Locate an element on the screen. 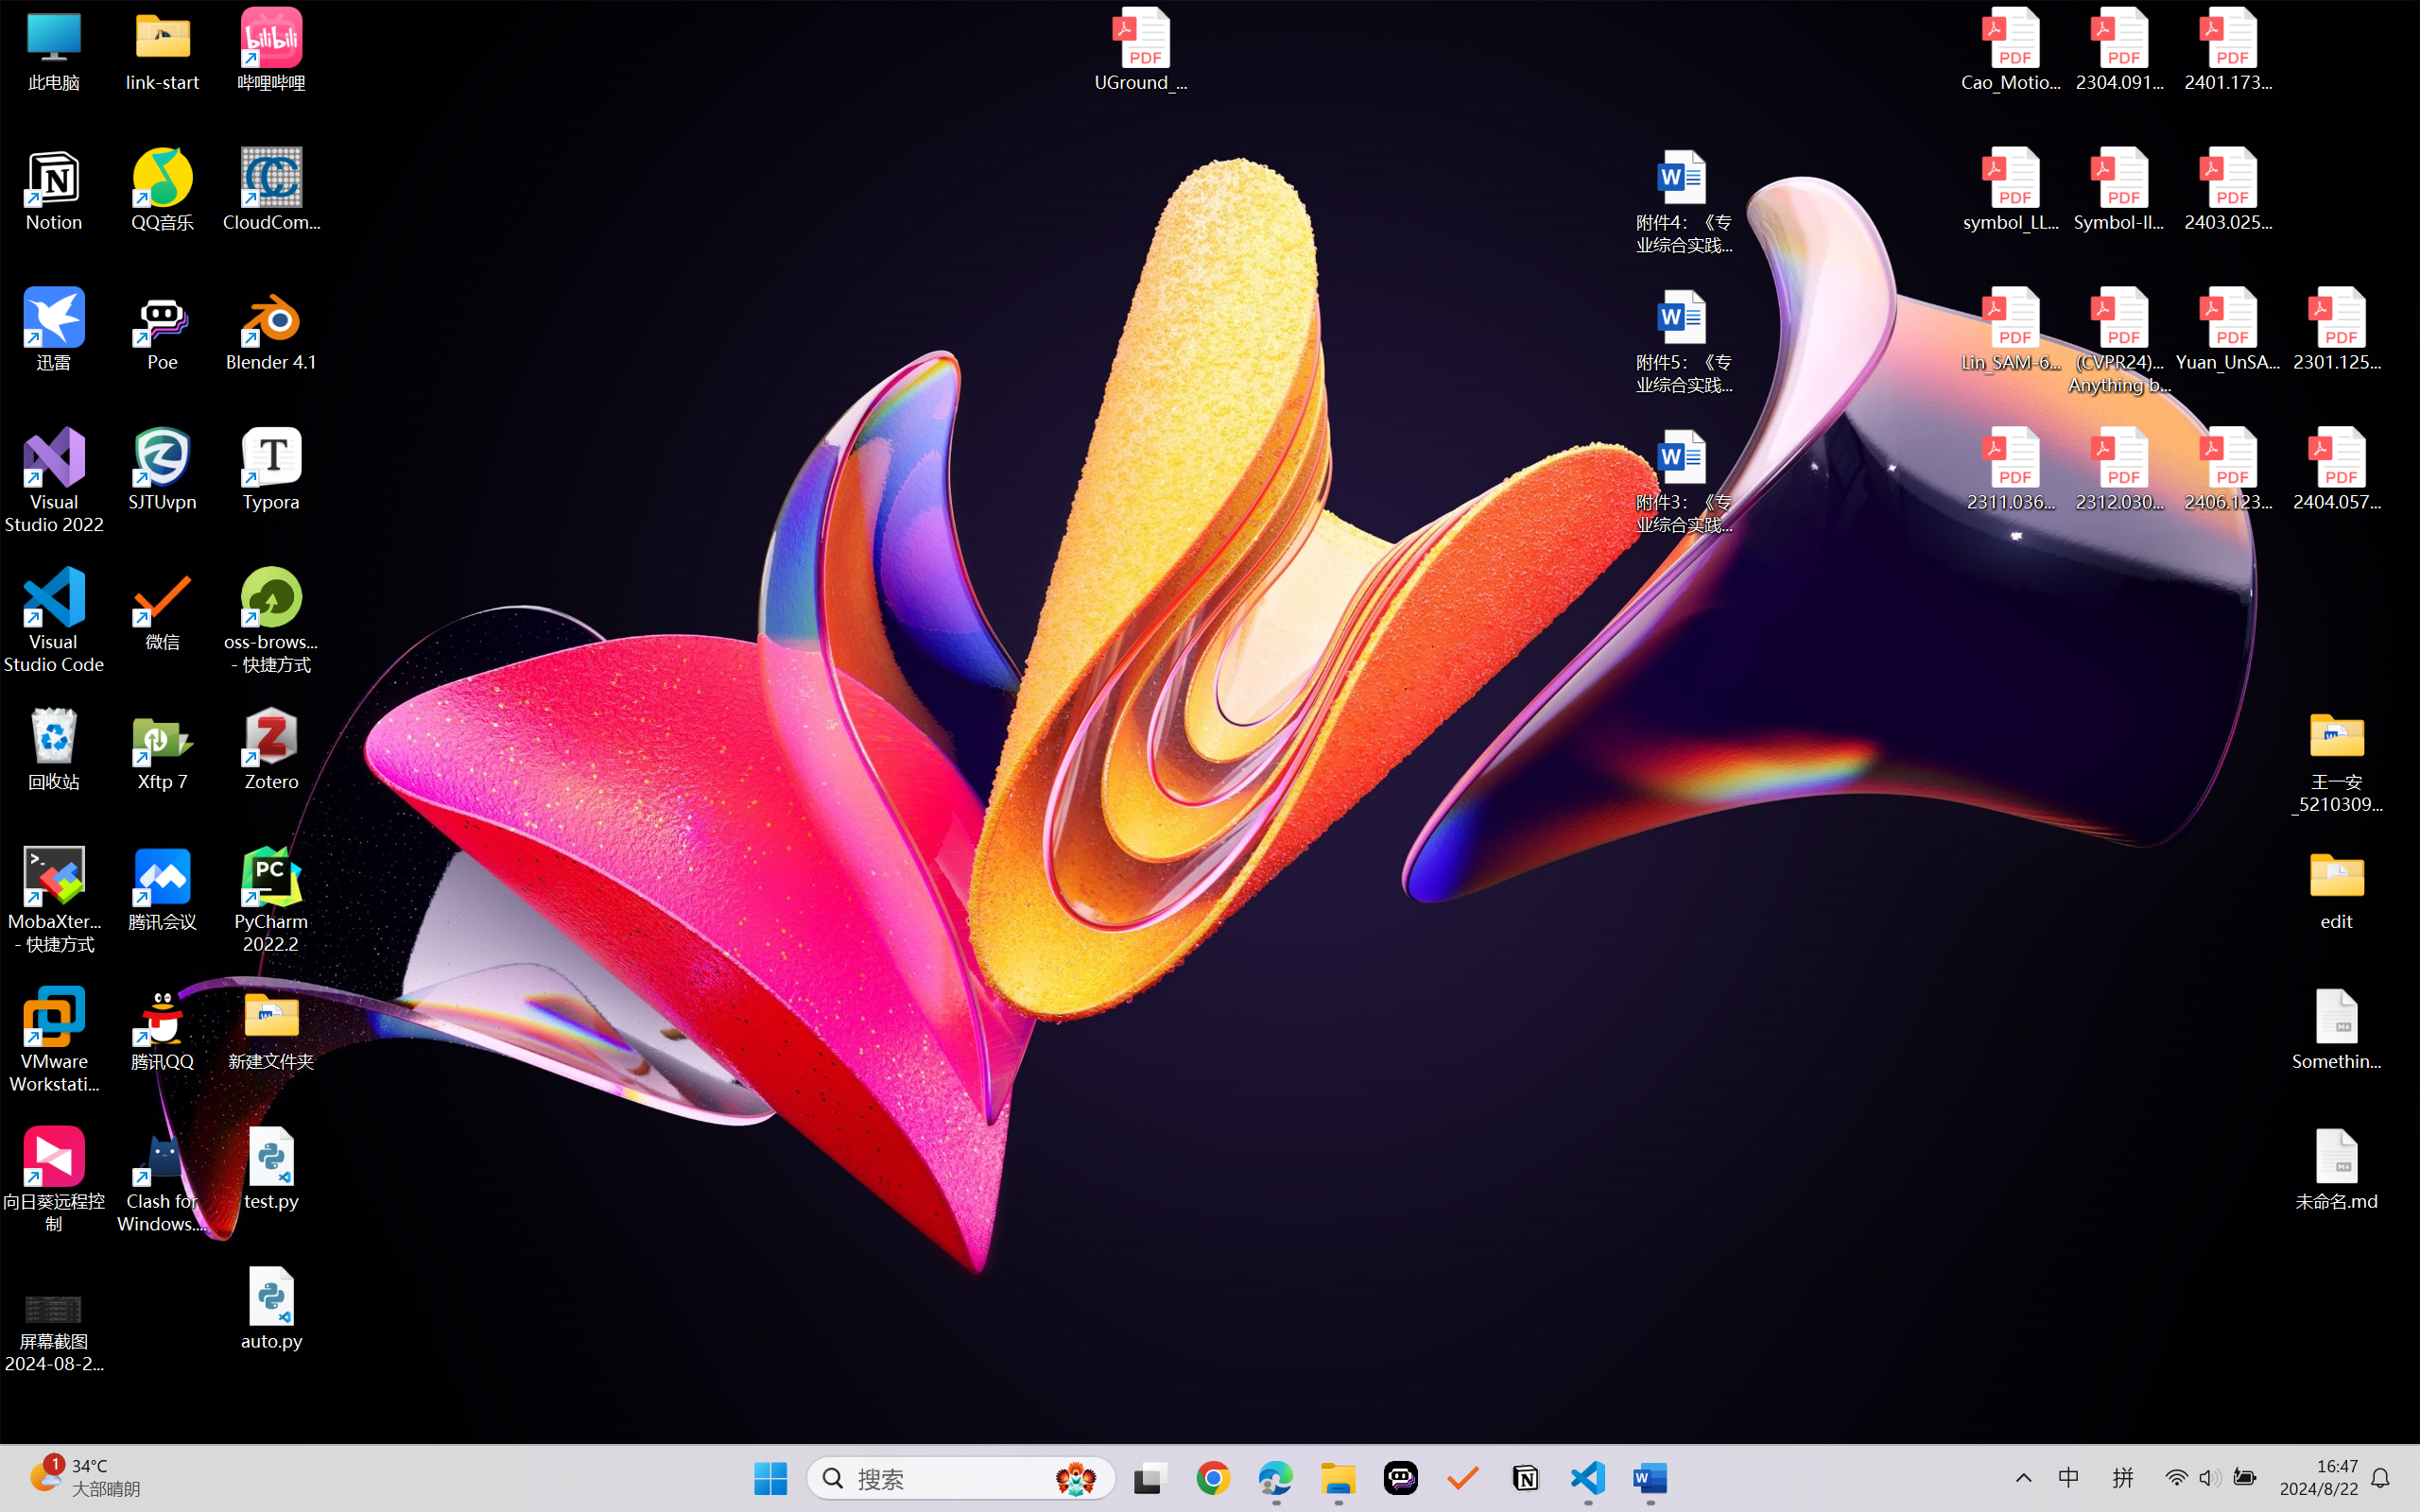 The image size is (2420, 1512). 'Symbol-llm-v2.pdf' is located at coordinates (2118, 190).